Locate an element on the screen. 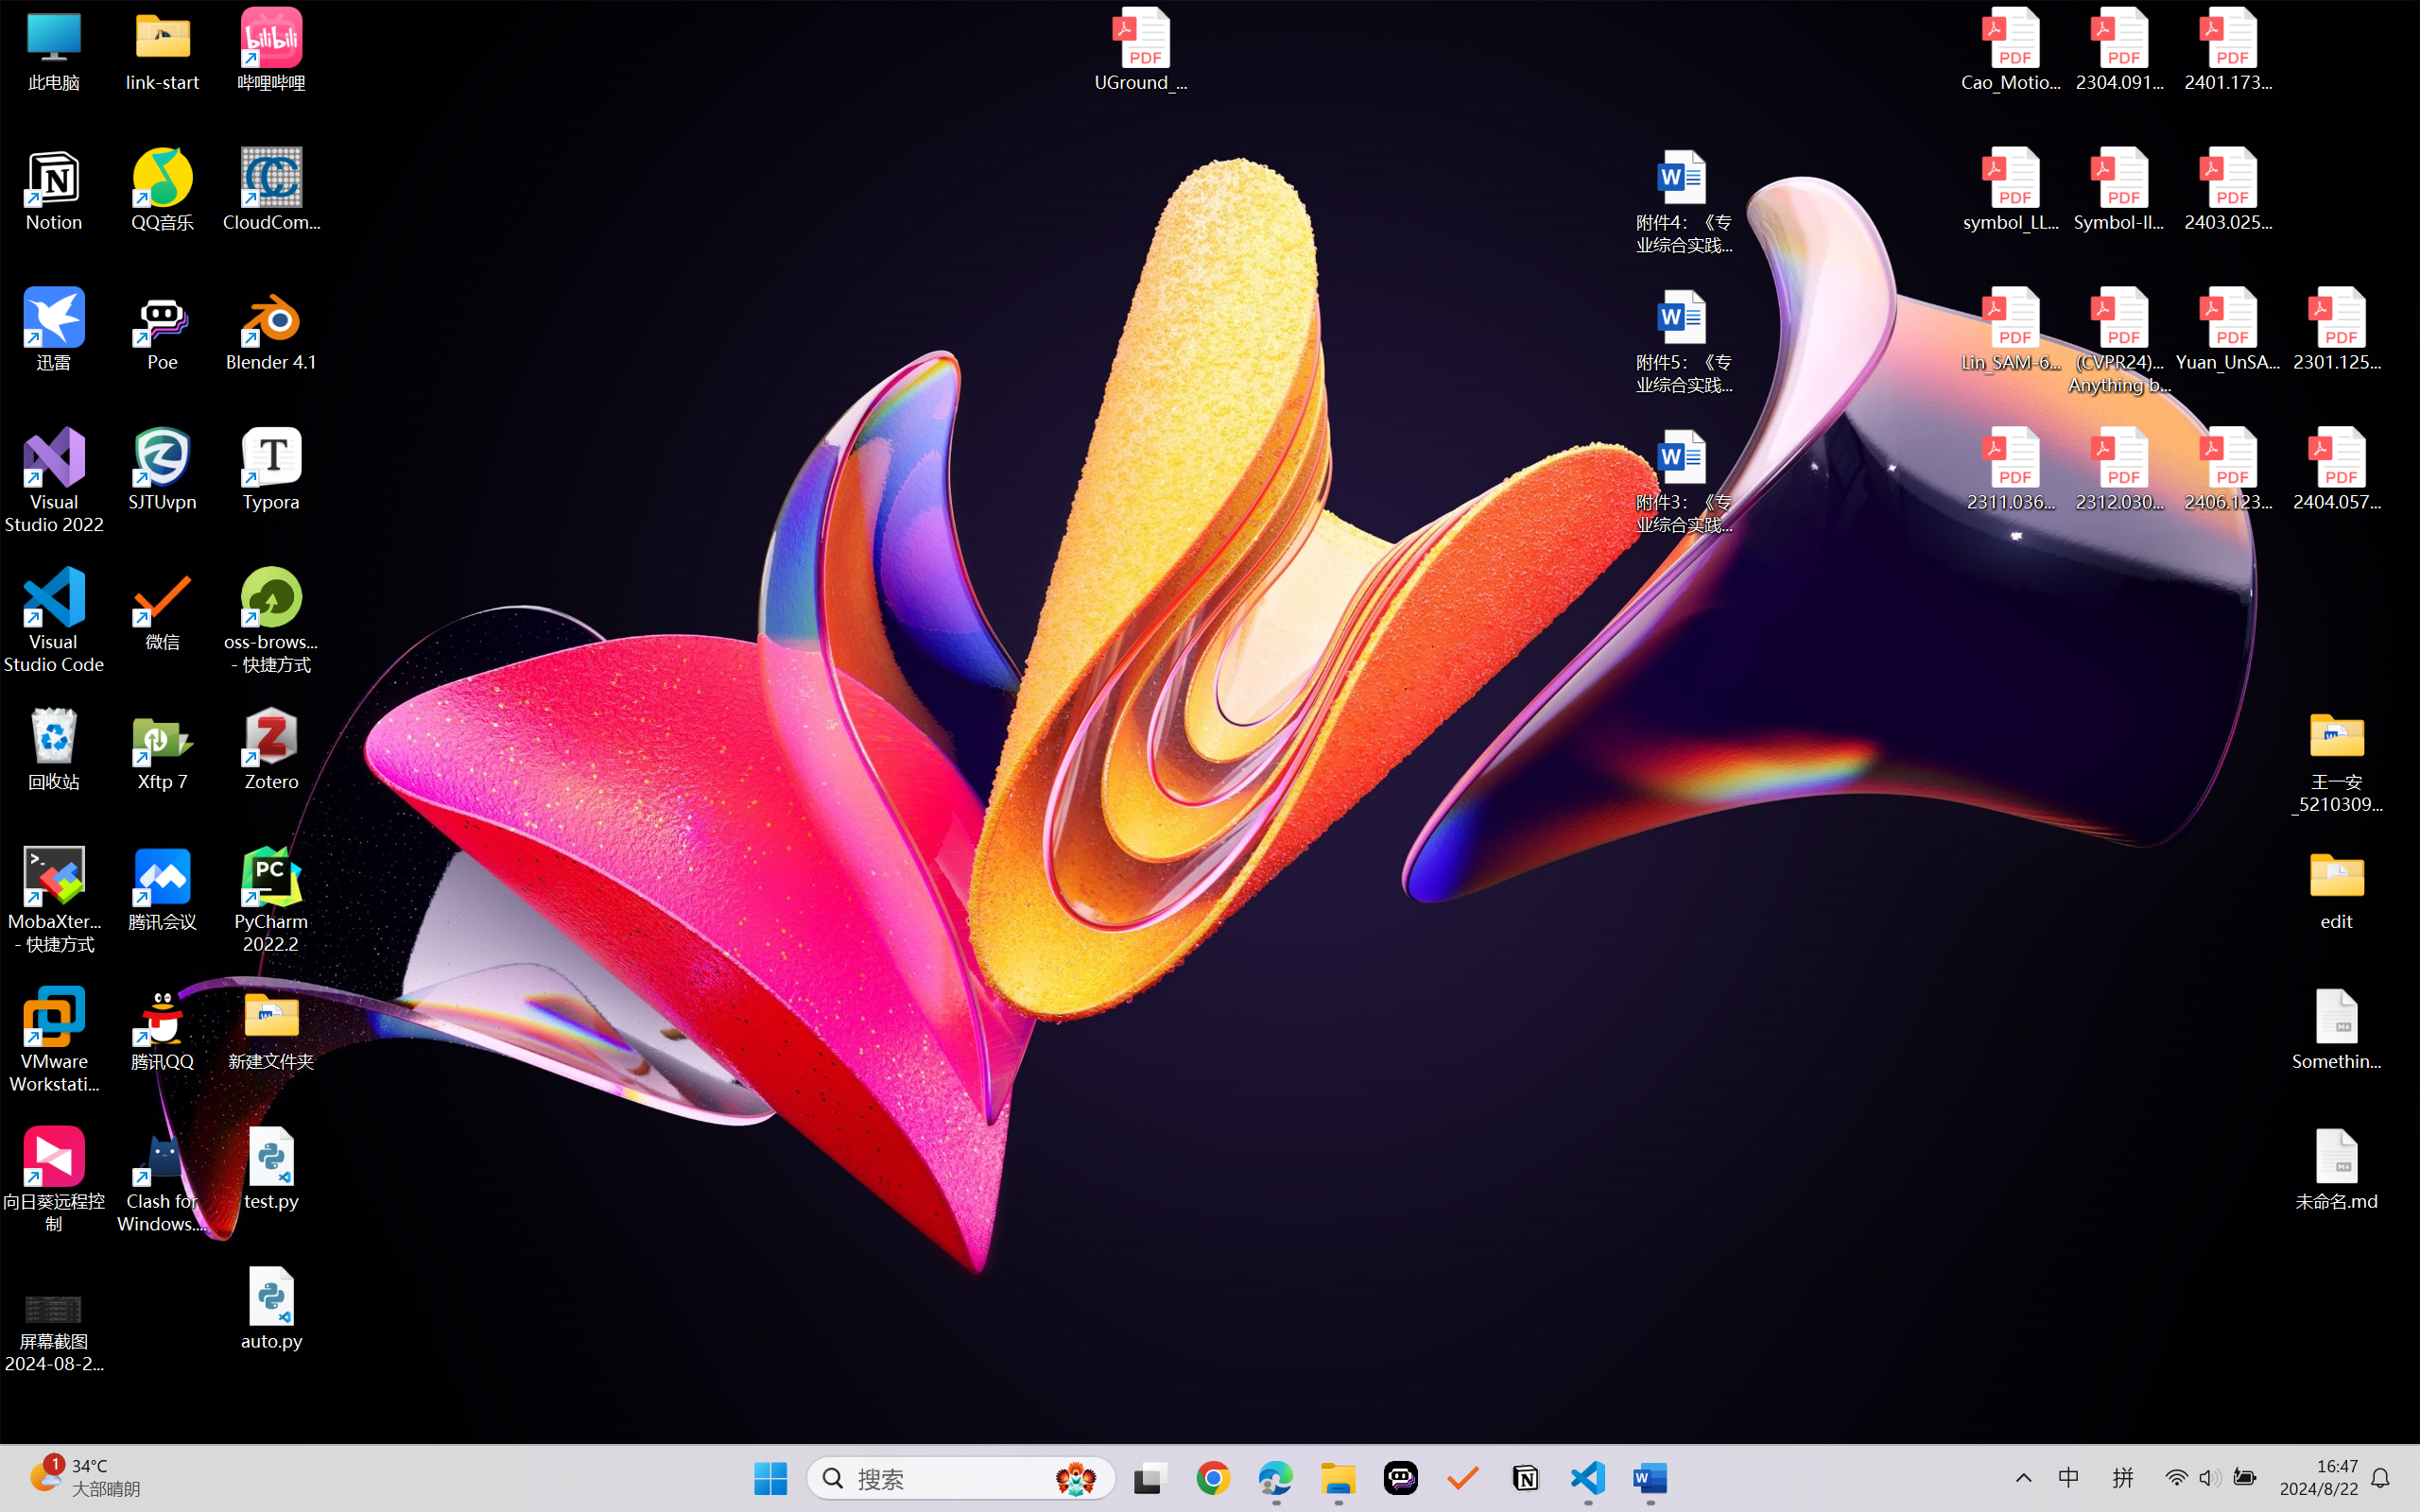 The image size is (2420, 1512). 'Symbol-llm-v2.pdf' is located at coordinates (2118, 190).